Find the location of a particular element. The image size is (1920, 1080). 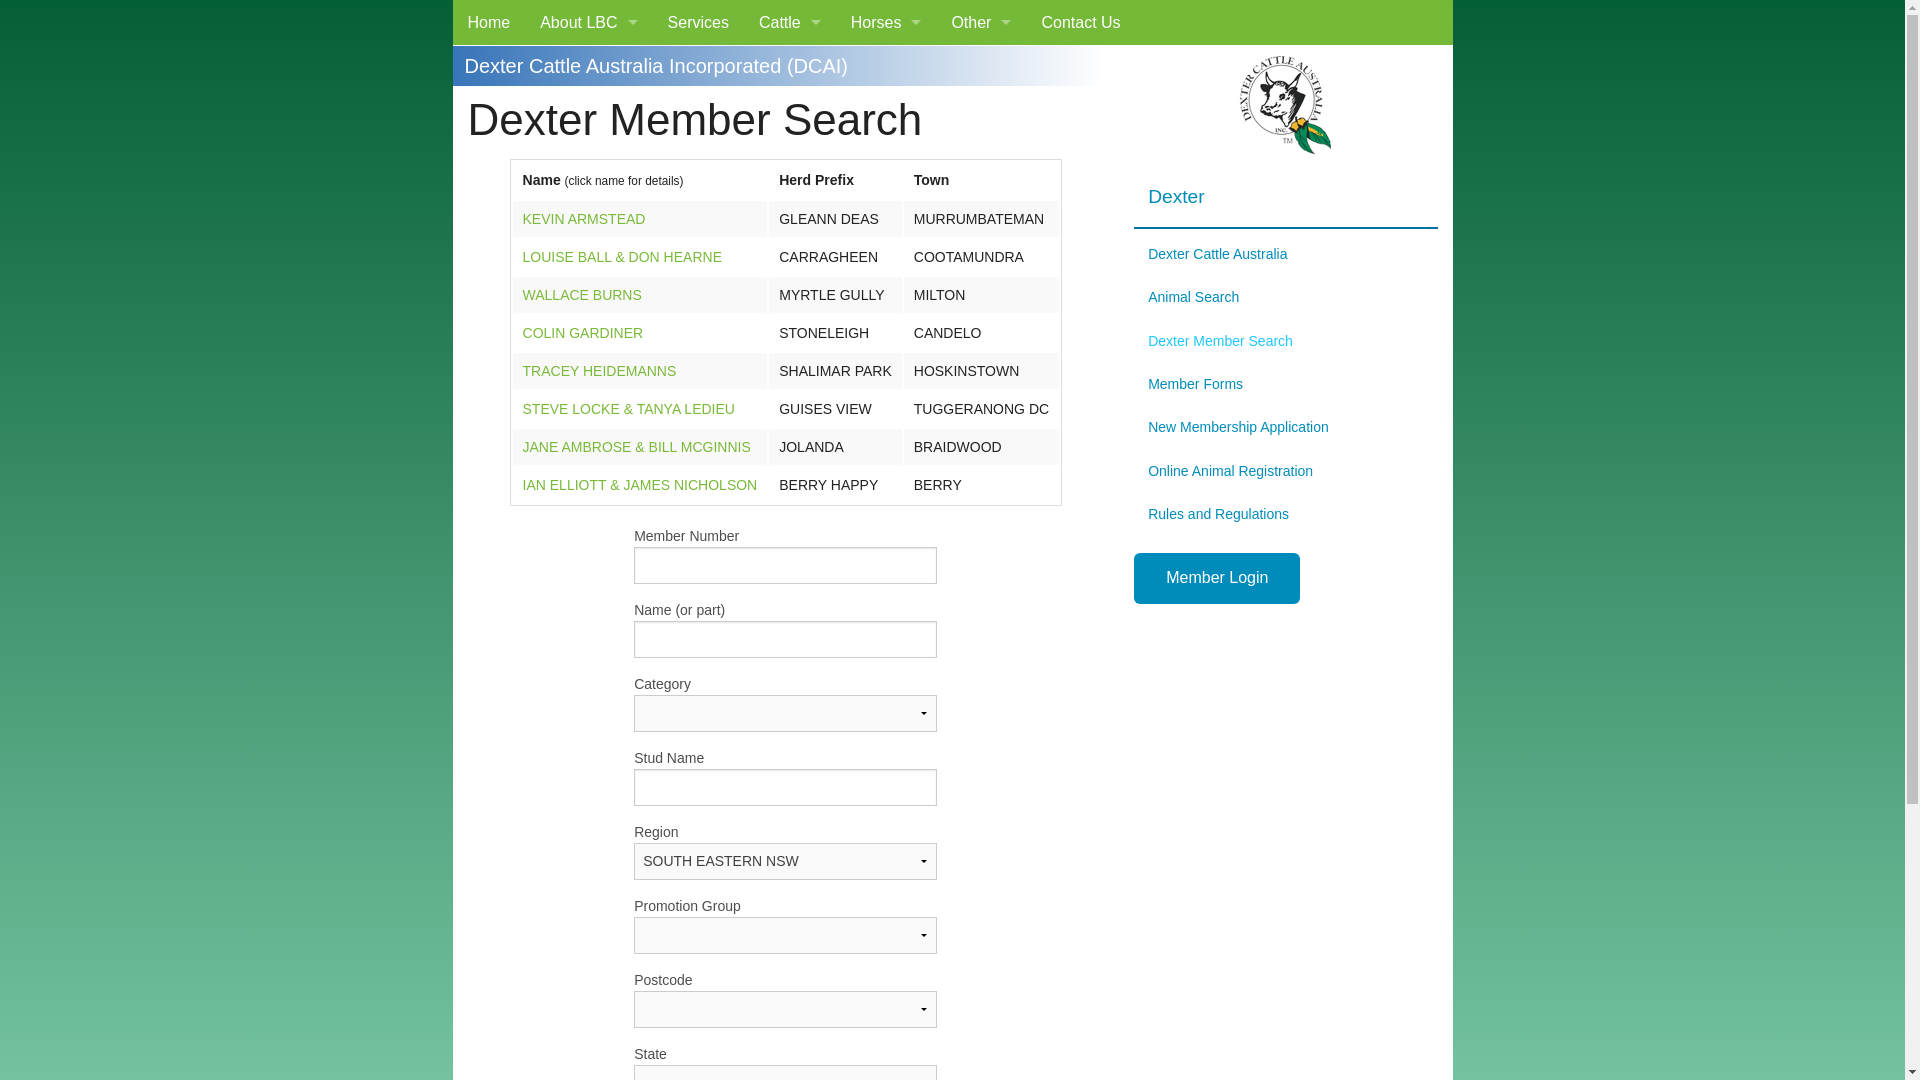

'Our Clients' is located at coordinates (587, 156).